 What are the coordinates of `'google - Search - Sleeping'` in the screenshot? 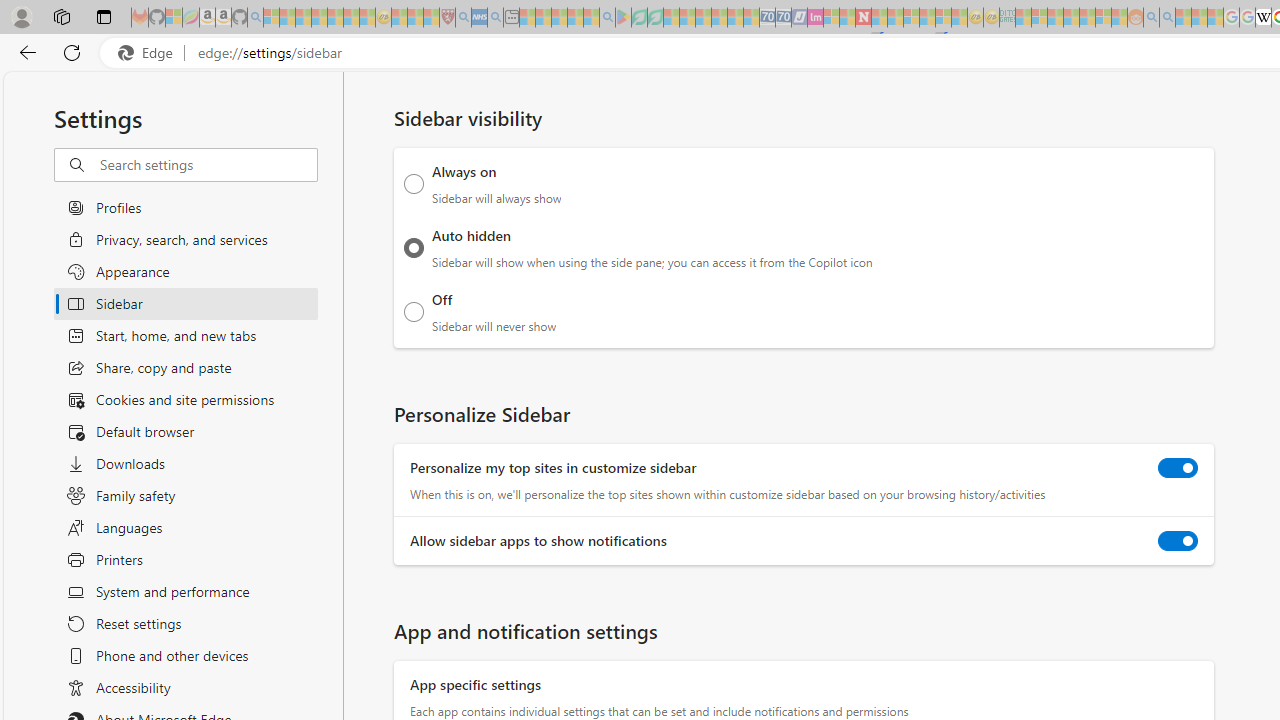 It's located at (607, 17).